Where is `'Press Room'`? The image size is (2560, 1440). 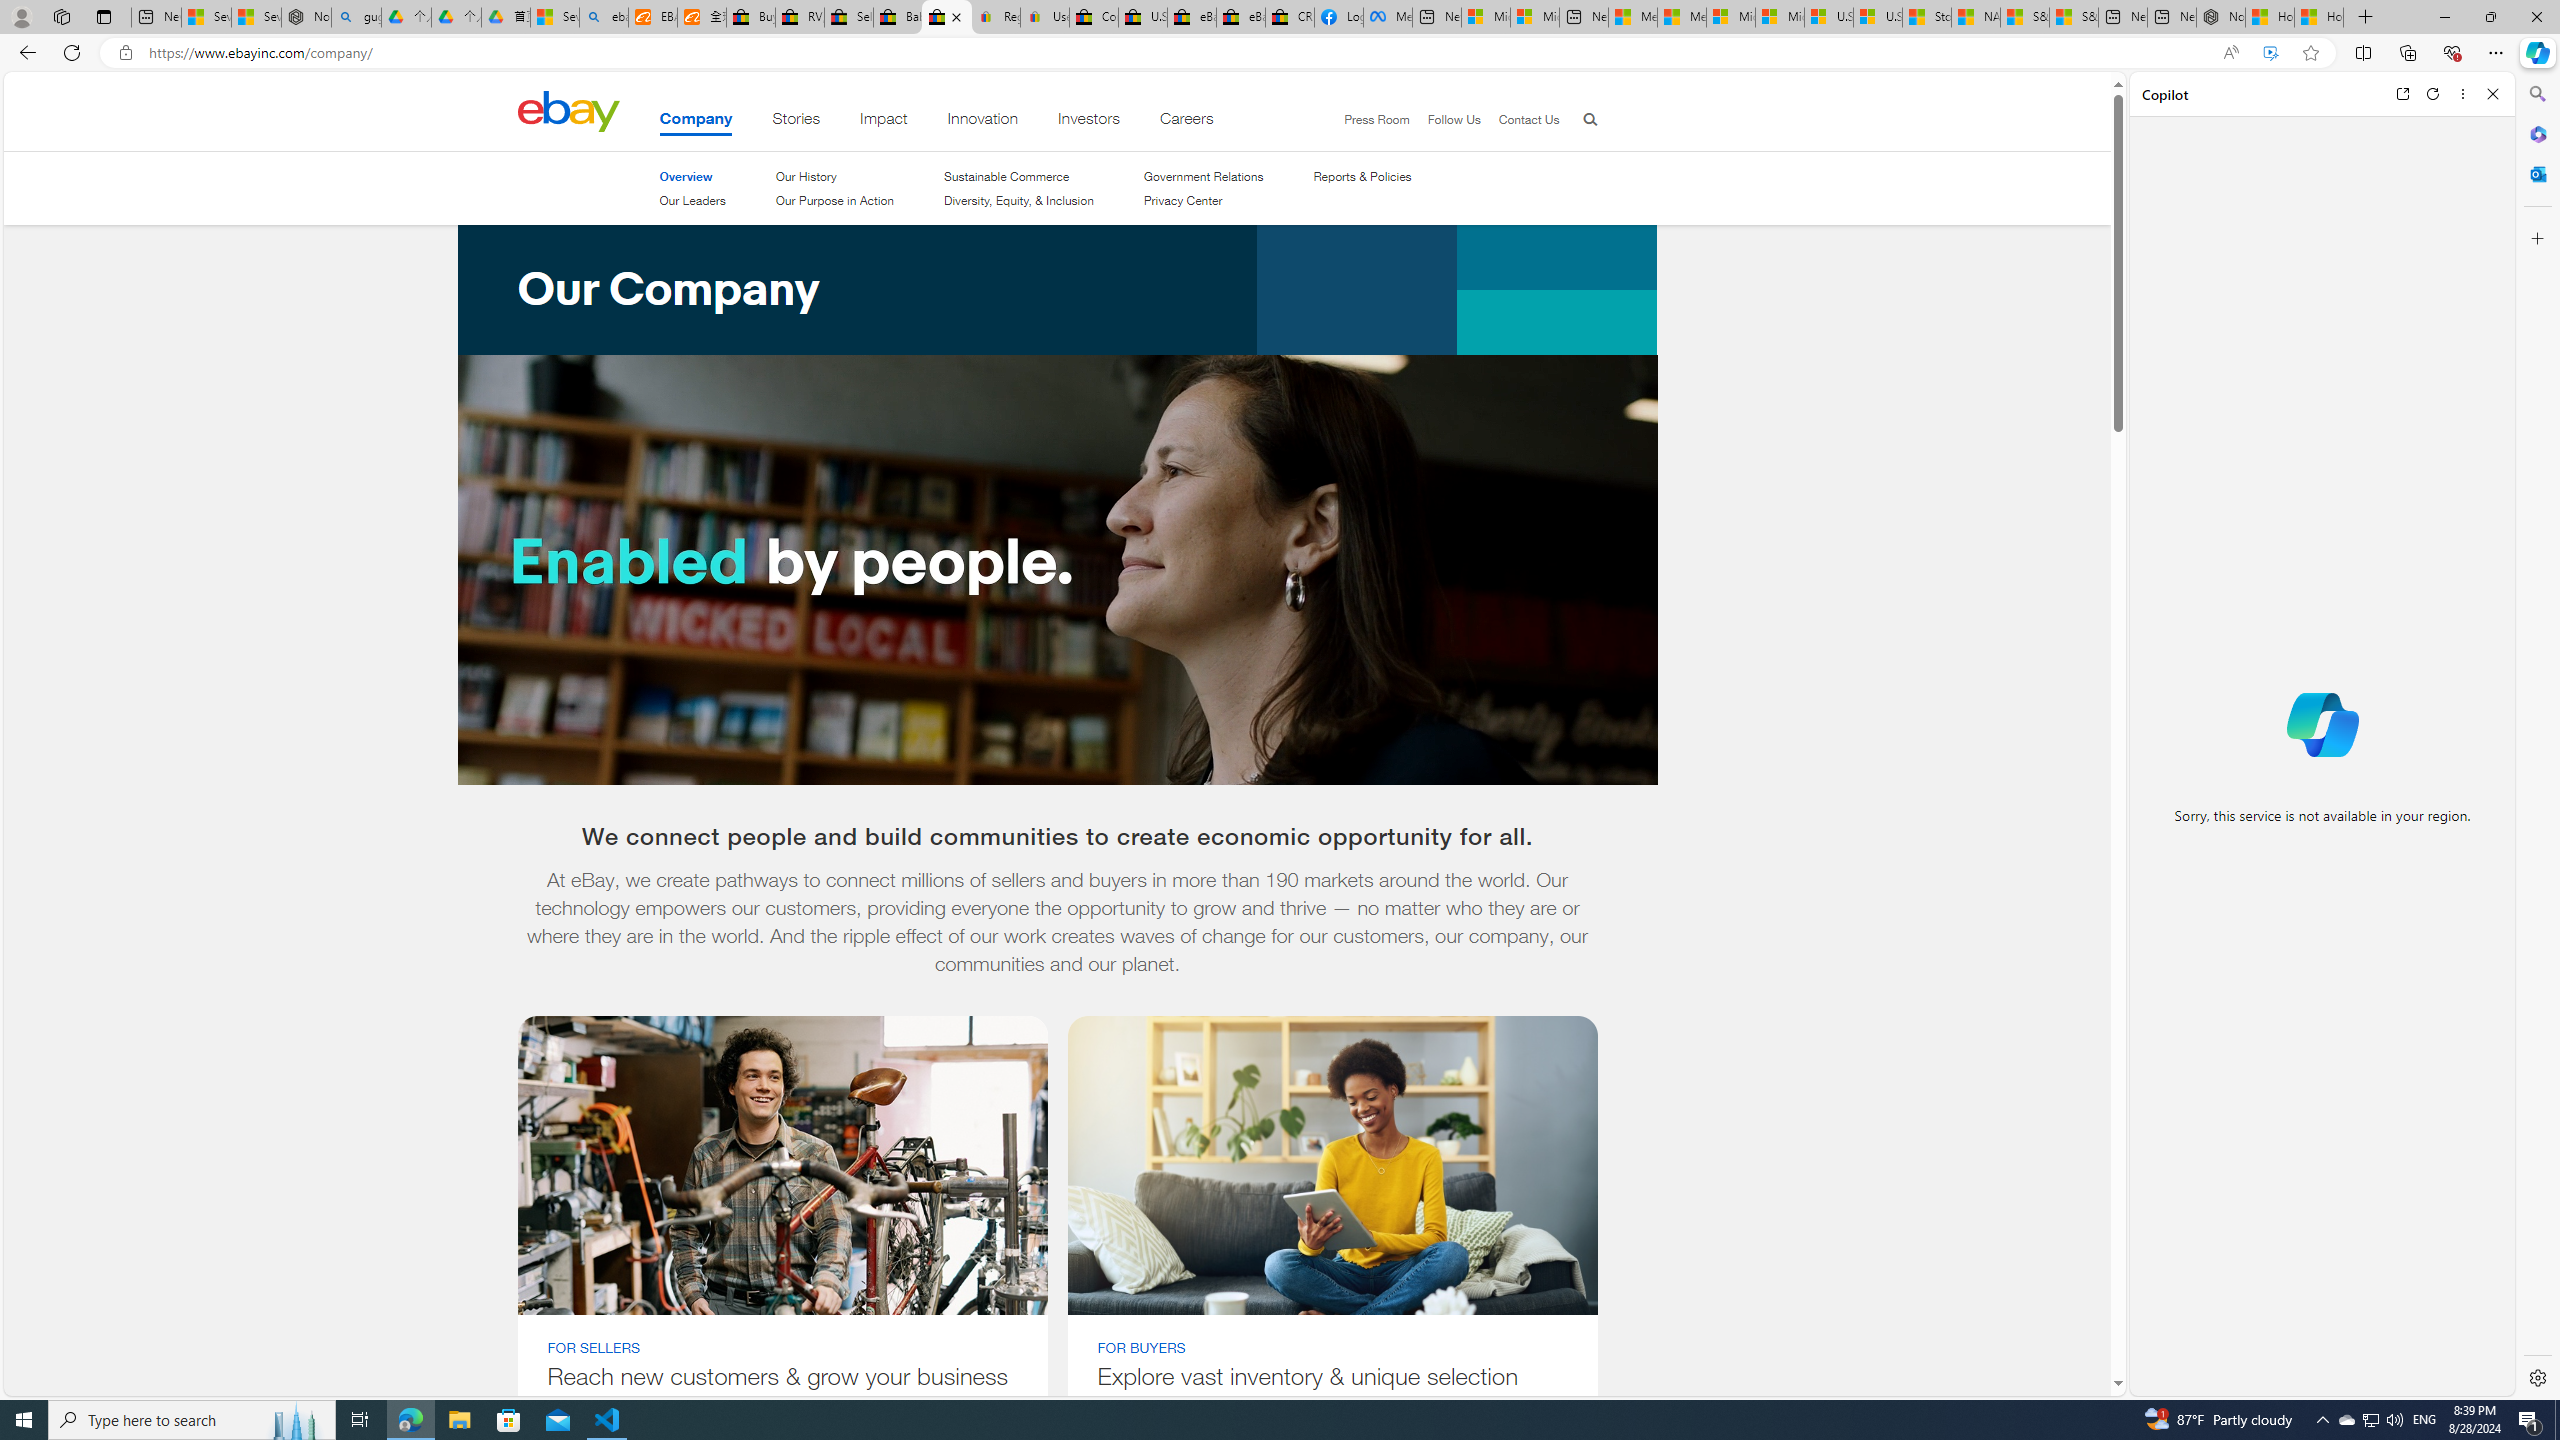
'Press Room' is located at coordinates (1367, 119).